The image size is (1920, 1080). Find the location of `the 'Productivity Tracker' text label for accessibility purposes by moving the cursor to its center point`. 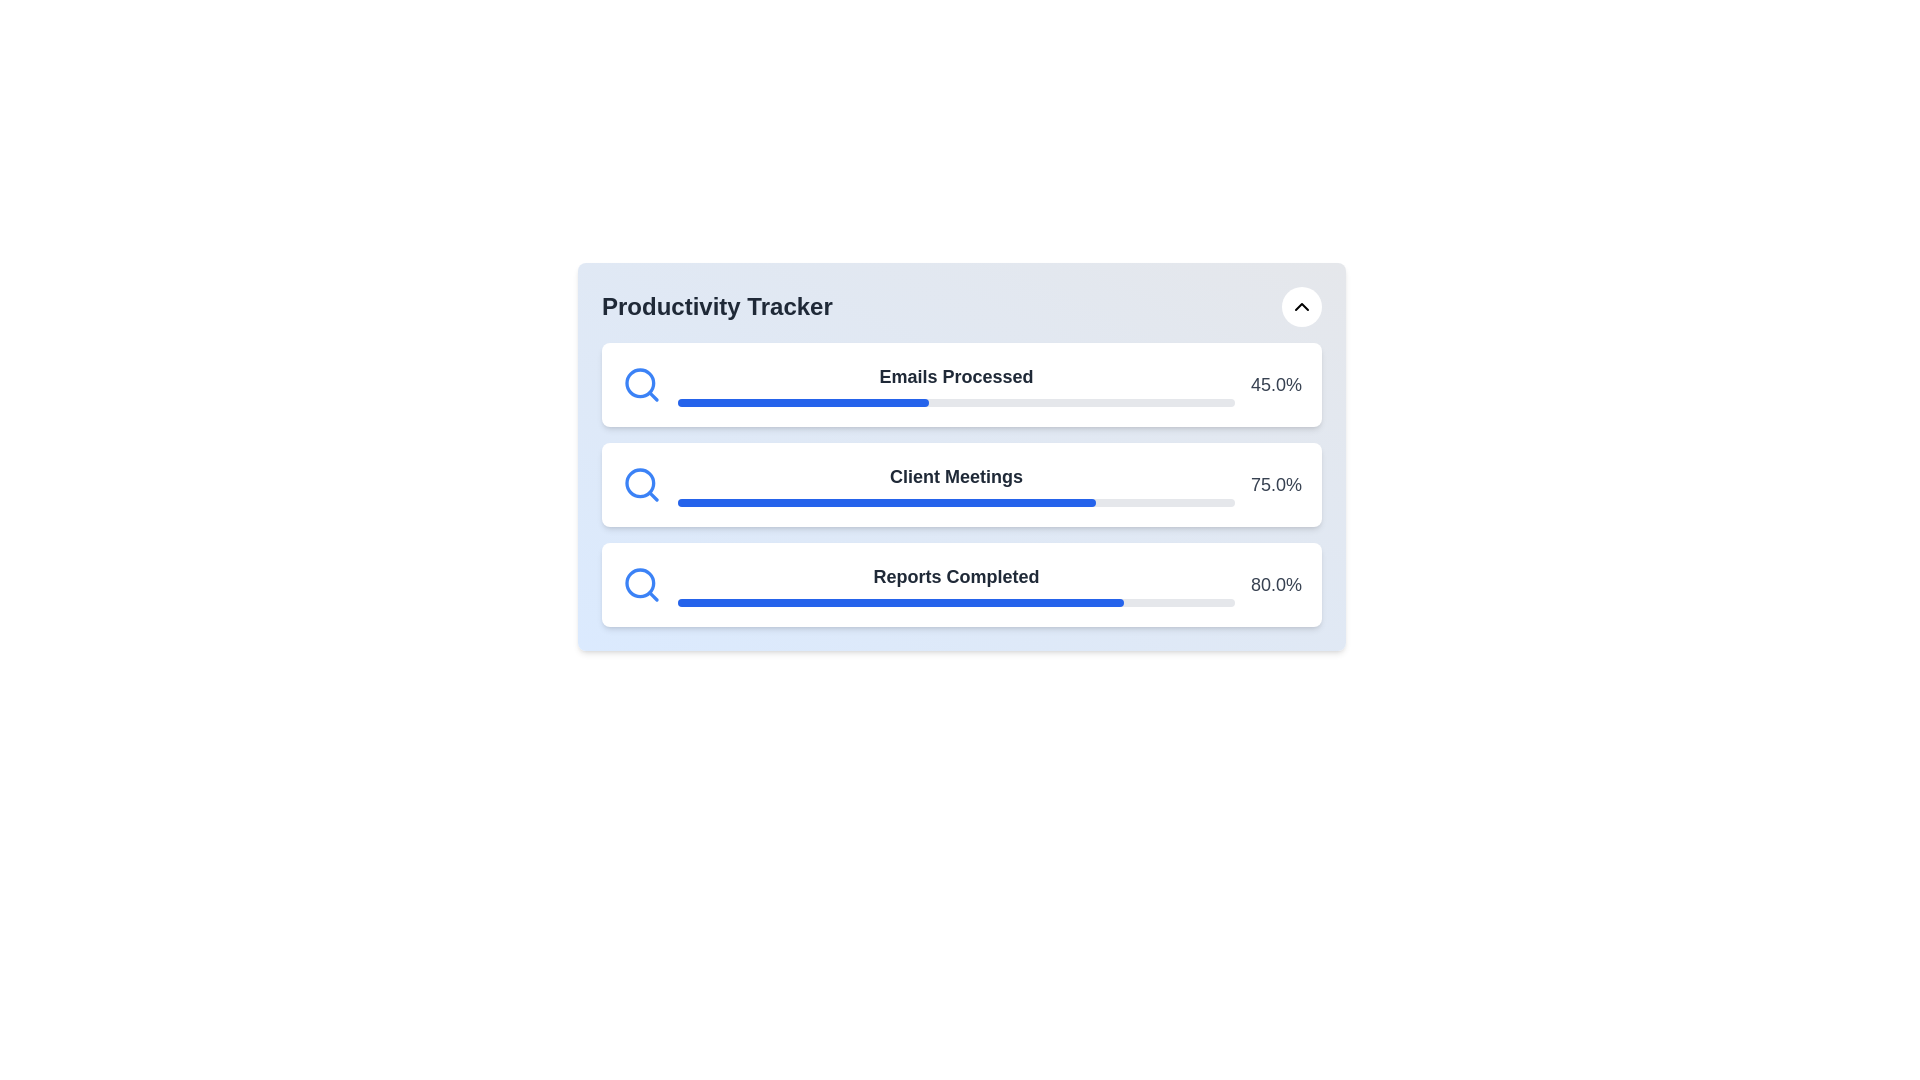

the 'Productivity Tracker' text label for accessibility purposes by moving the cursor to its center point is located at coordinates (717, 307).